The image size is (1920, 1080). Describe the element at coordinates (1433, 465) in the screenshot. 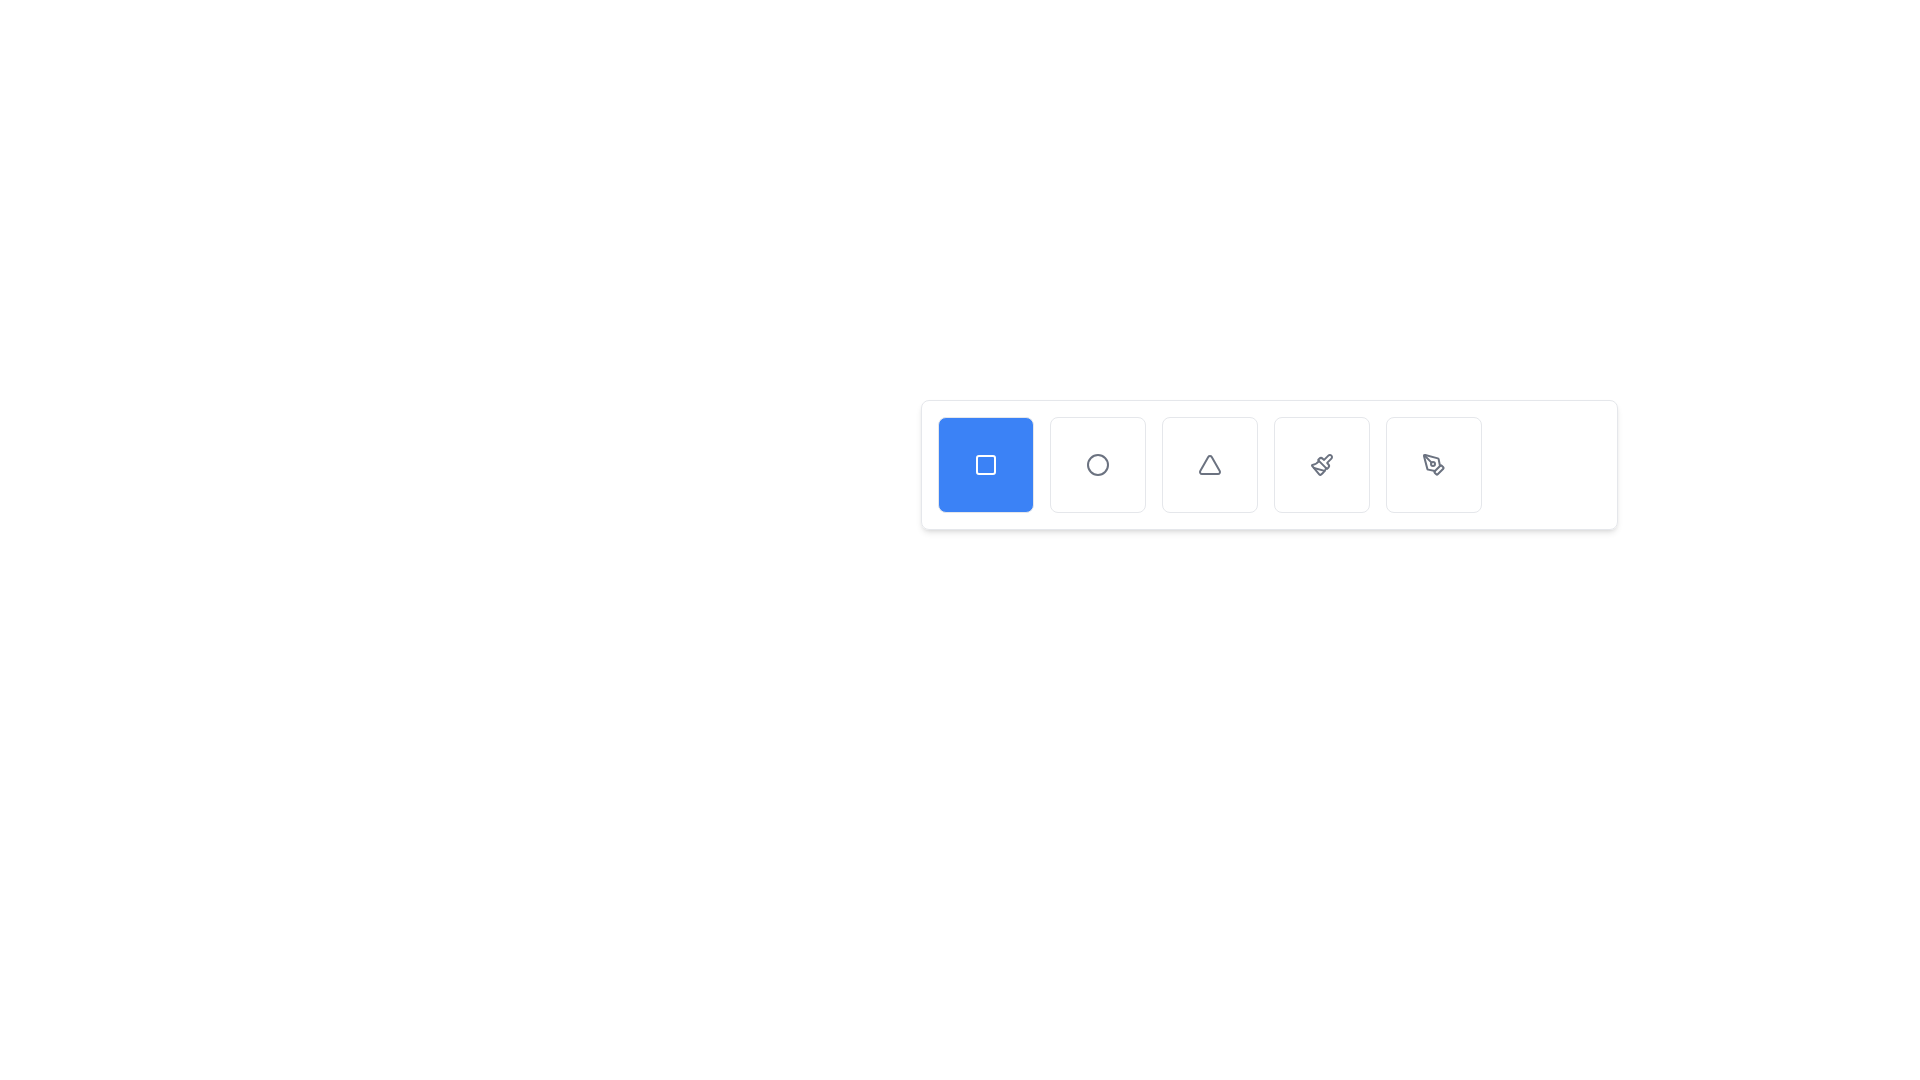

I see `the pen tool icon located as the fifth button from the left in the horizontal row of interactive buttons` at that location.